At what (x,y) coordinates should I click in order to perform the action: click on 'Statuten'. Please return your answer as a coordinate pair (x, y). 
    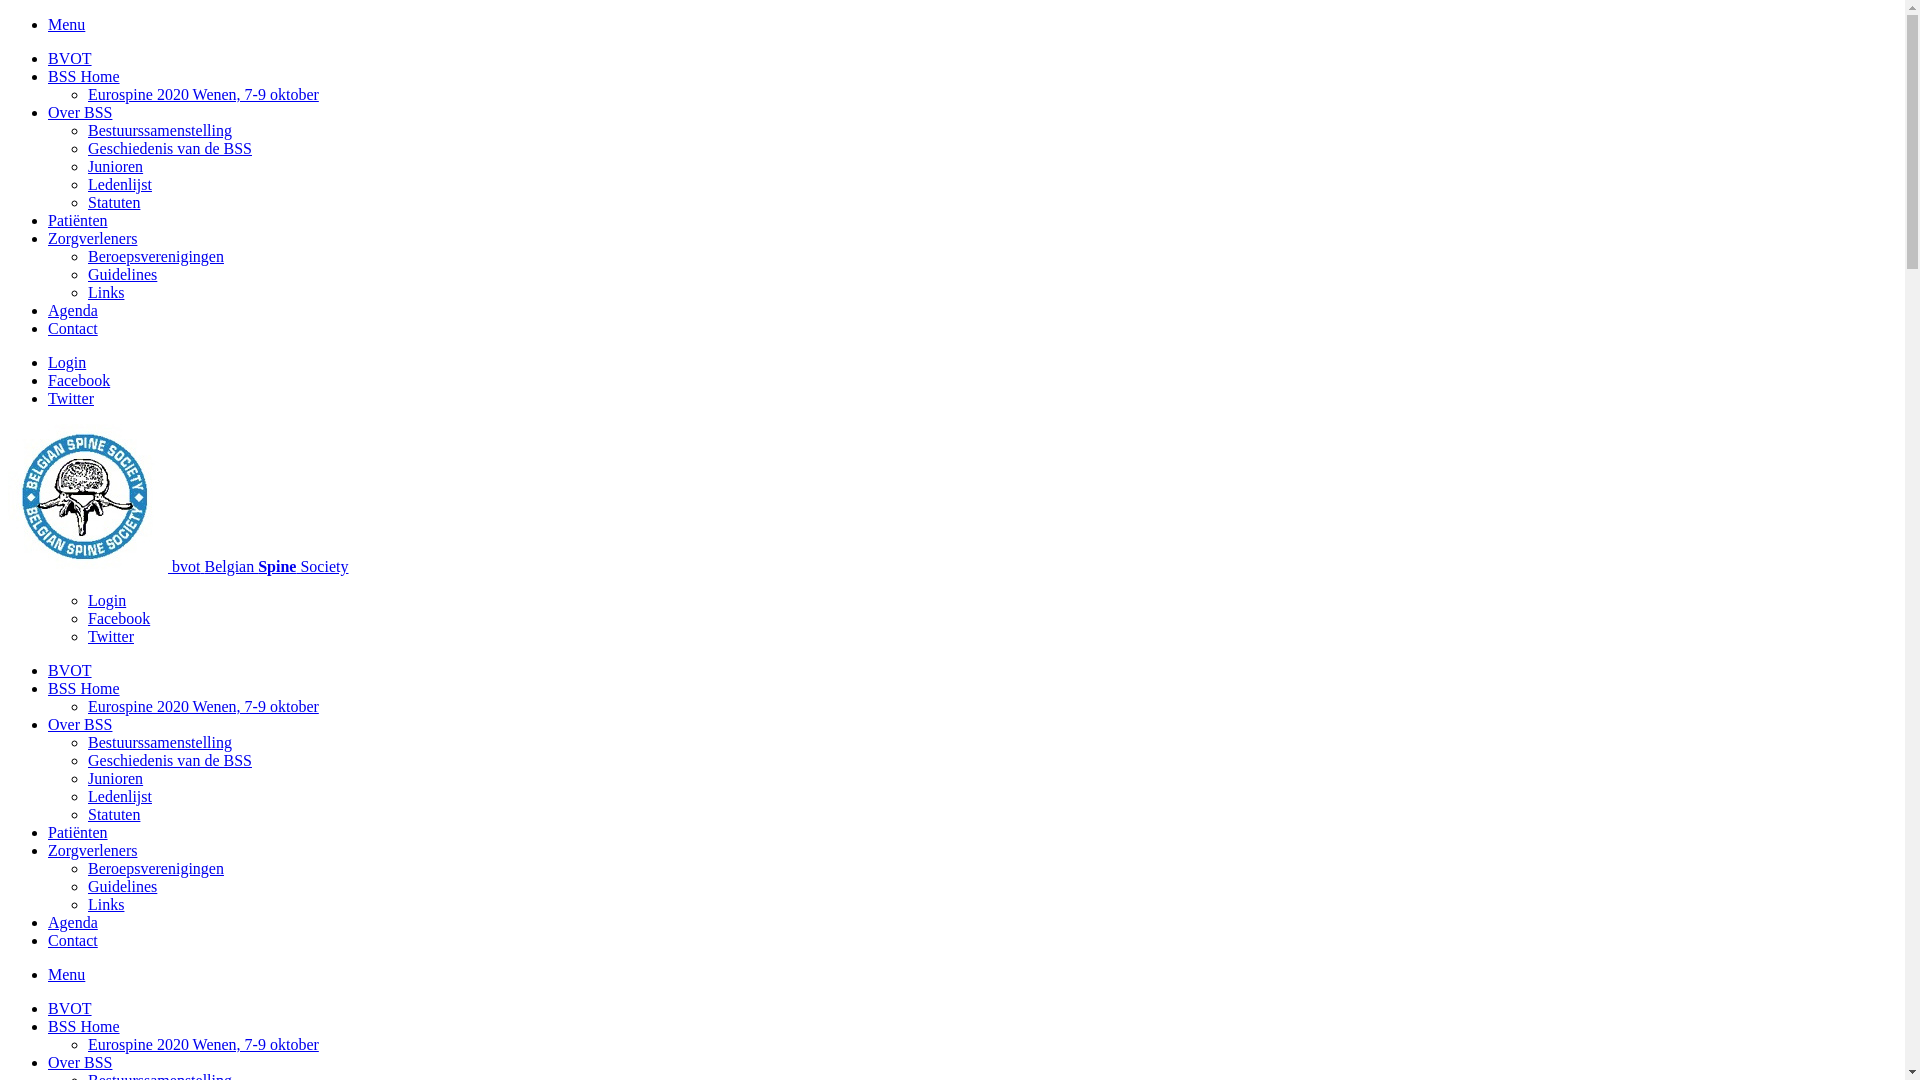
    Looking at the image, I should click on (86, 814).